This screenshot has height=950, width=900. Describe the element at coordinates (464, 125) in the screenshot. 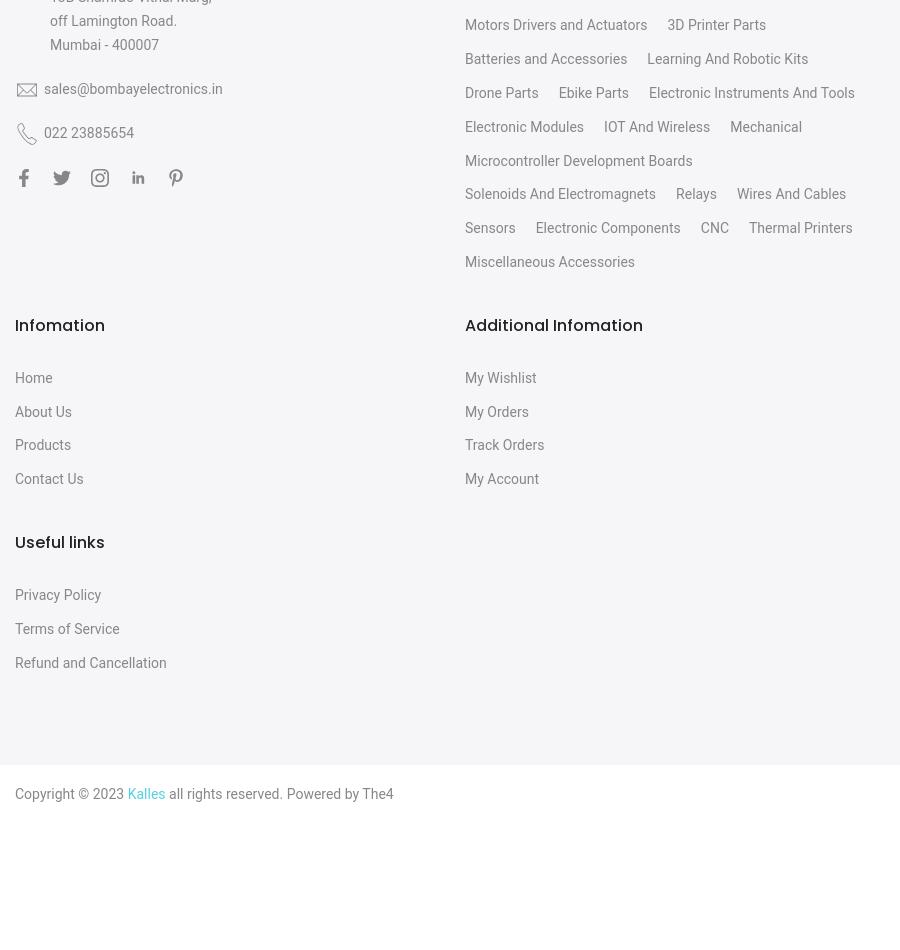

I see `'Electronic Modules'` at that location.